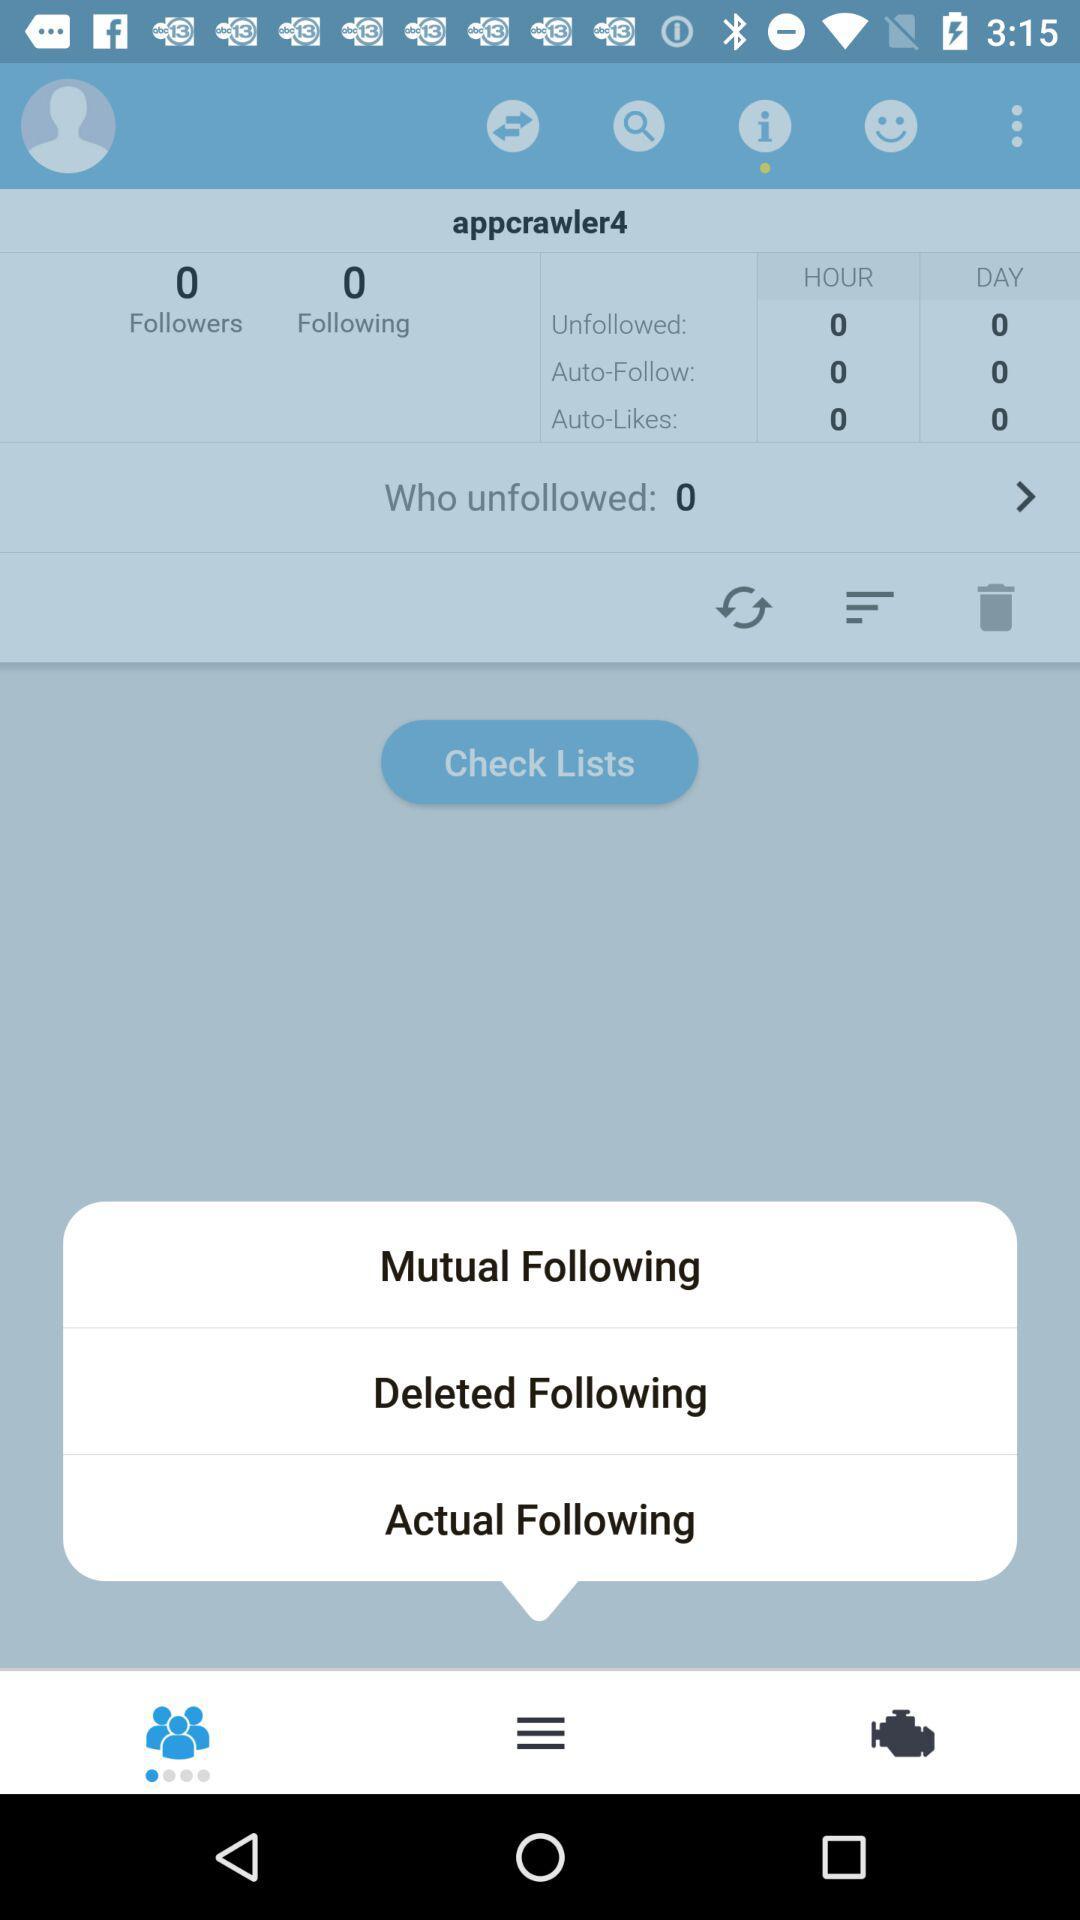 Image resolution: width=1080 pixels, height=1920 pixels. What do you see at coordinates (540, 1730) in the screenshot?
I see `more options` at bounding box center [540, 1730].